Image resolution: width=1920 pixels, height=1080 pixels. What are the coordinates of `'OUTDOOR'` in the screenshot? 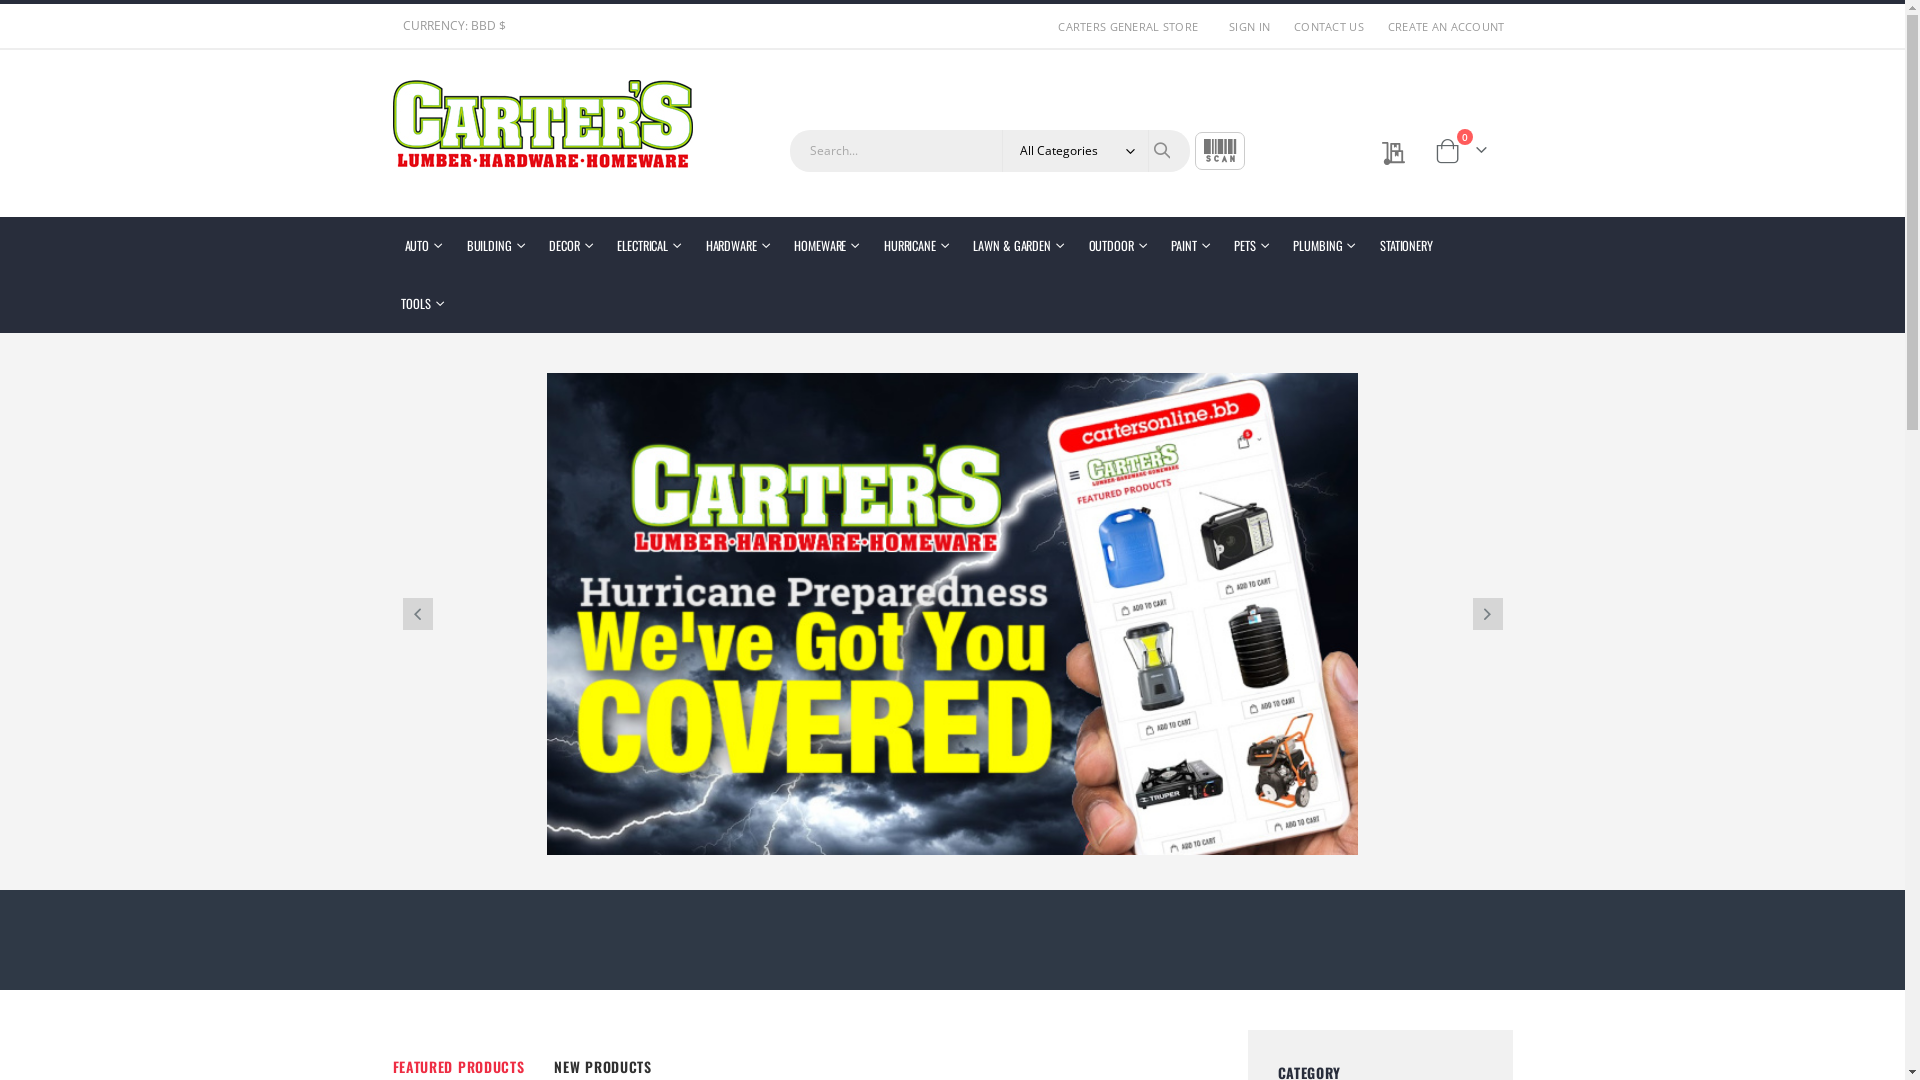 It's located at (1117, 245).